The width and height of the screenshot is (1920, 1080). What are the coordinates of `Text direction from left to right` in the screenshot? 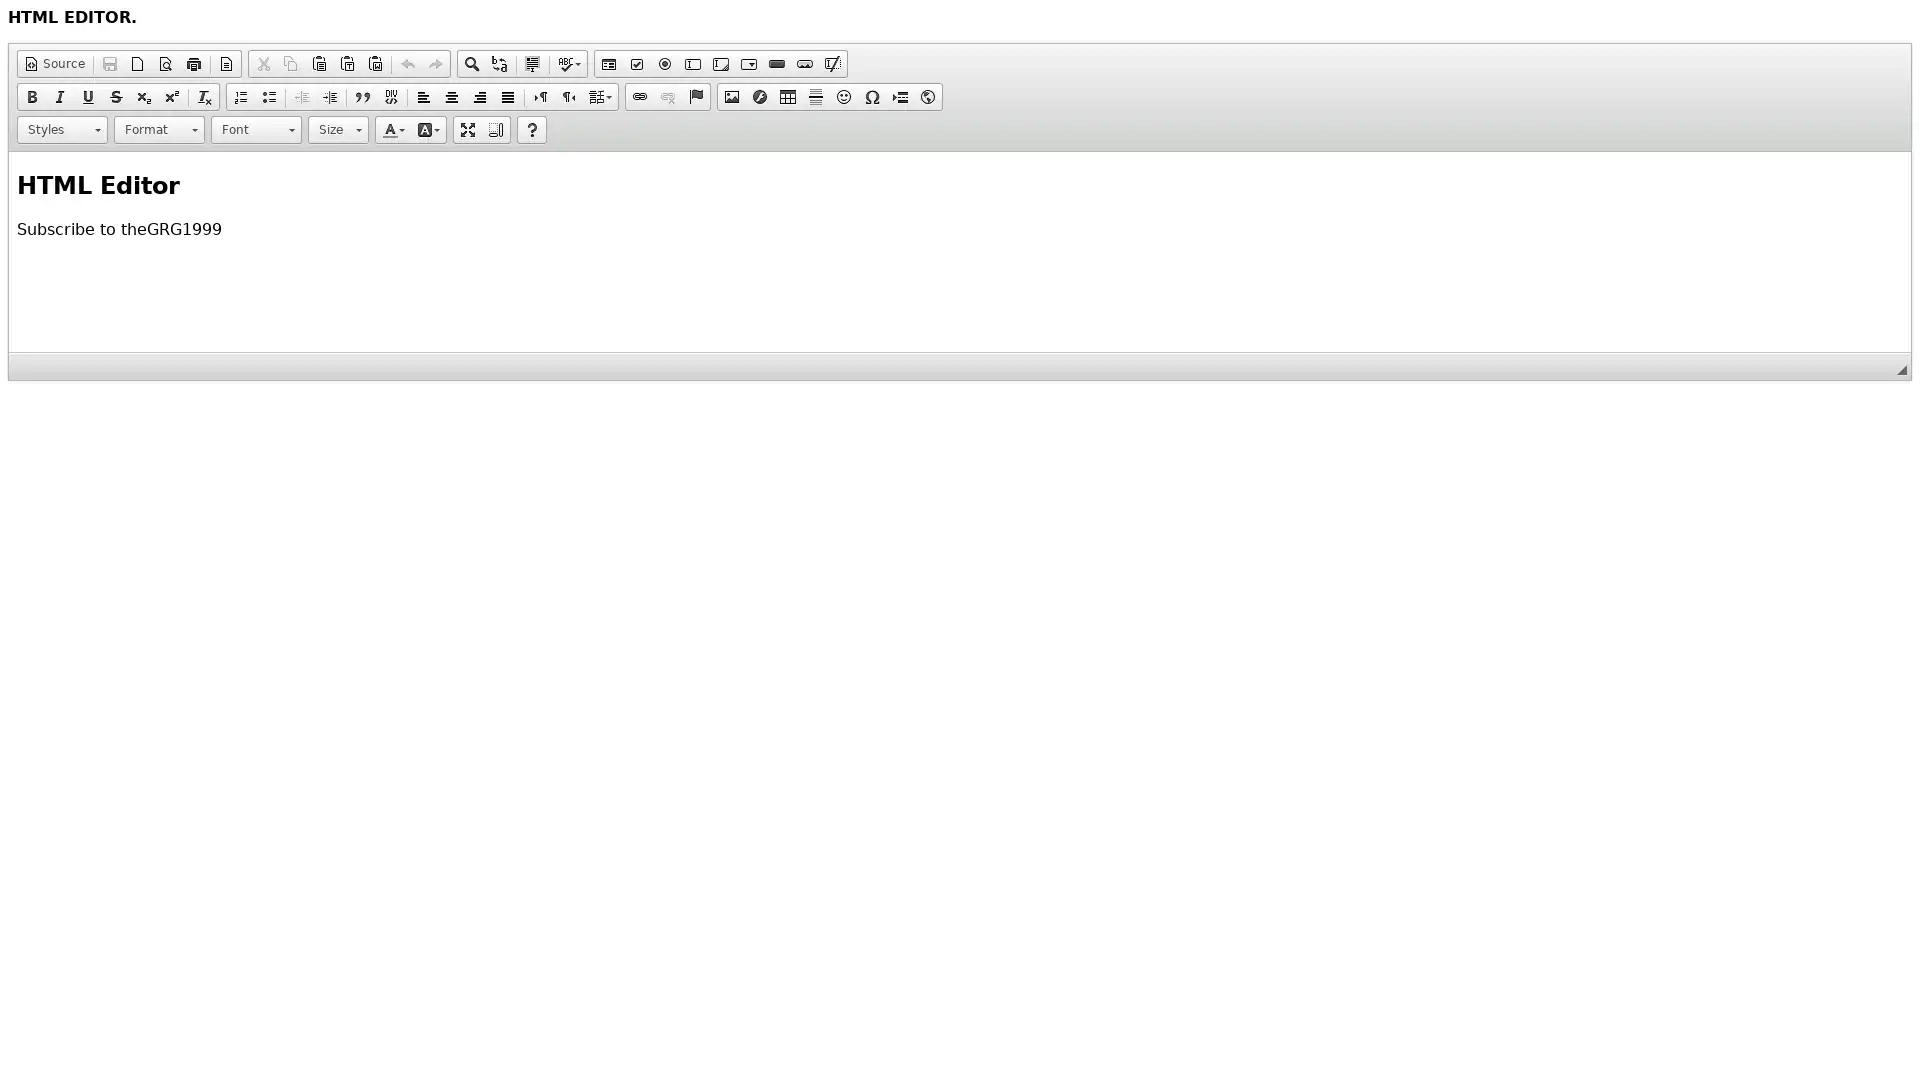 It's located at (541, 96).